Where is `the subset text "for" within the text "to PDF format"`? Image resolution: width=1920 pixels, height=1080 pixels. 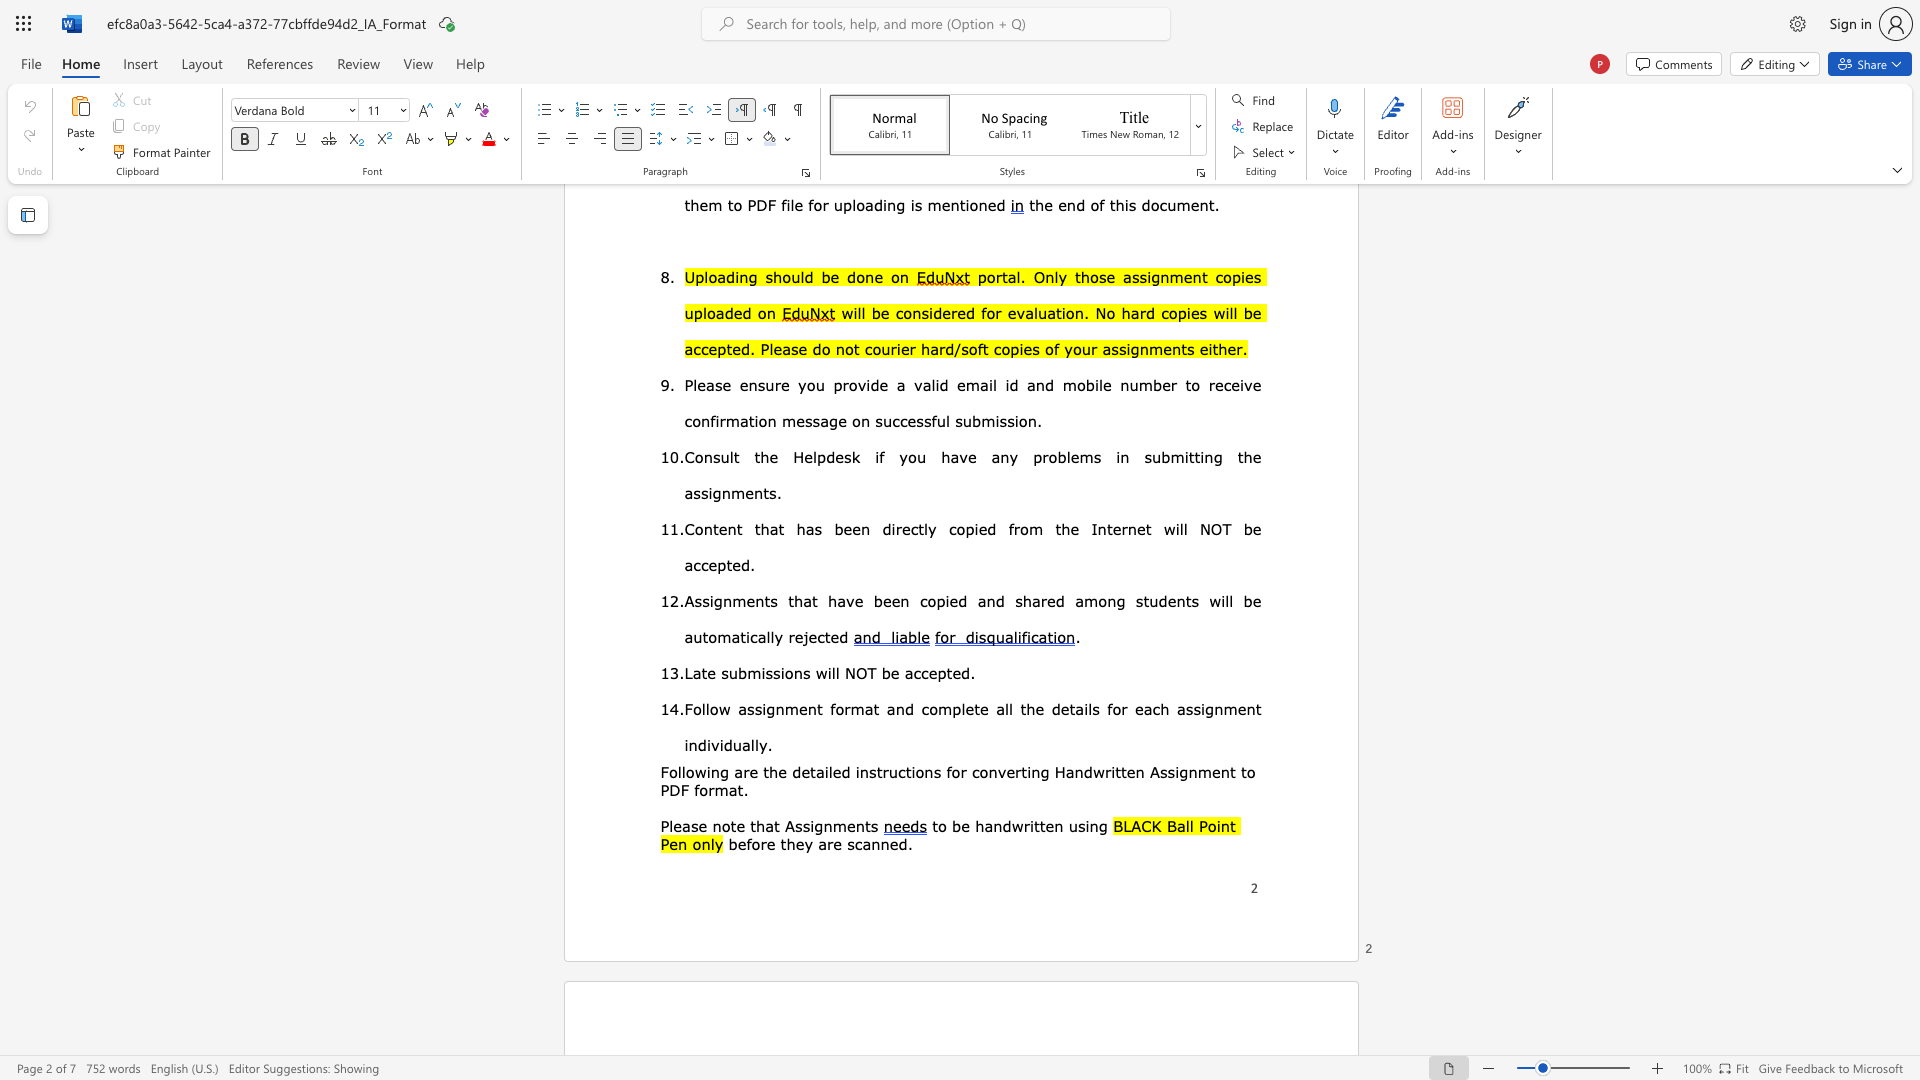 the subset text "for" within the text "to PDF format" is located at coordinates (694, 789).